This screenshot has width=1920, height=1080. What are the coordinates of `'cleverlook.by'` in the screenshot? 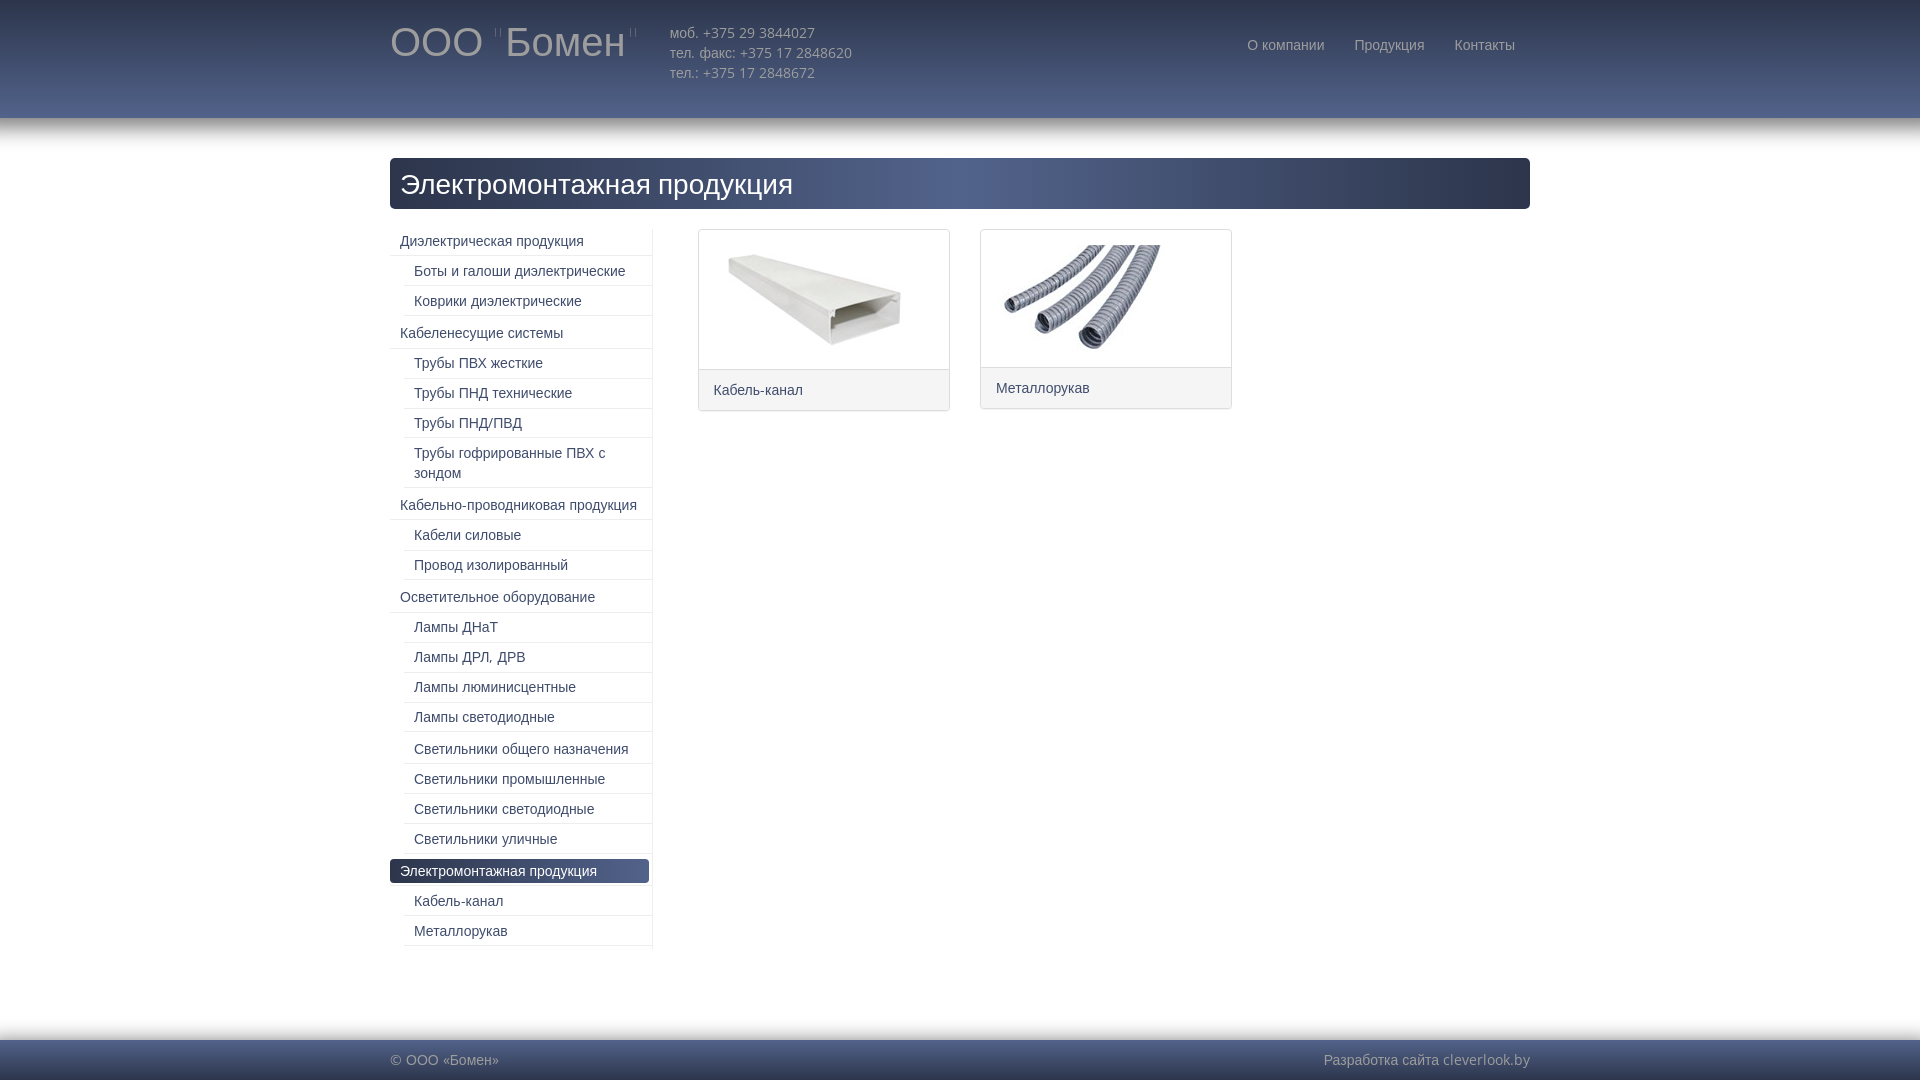 It's located at (1443, 1058).